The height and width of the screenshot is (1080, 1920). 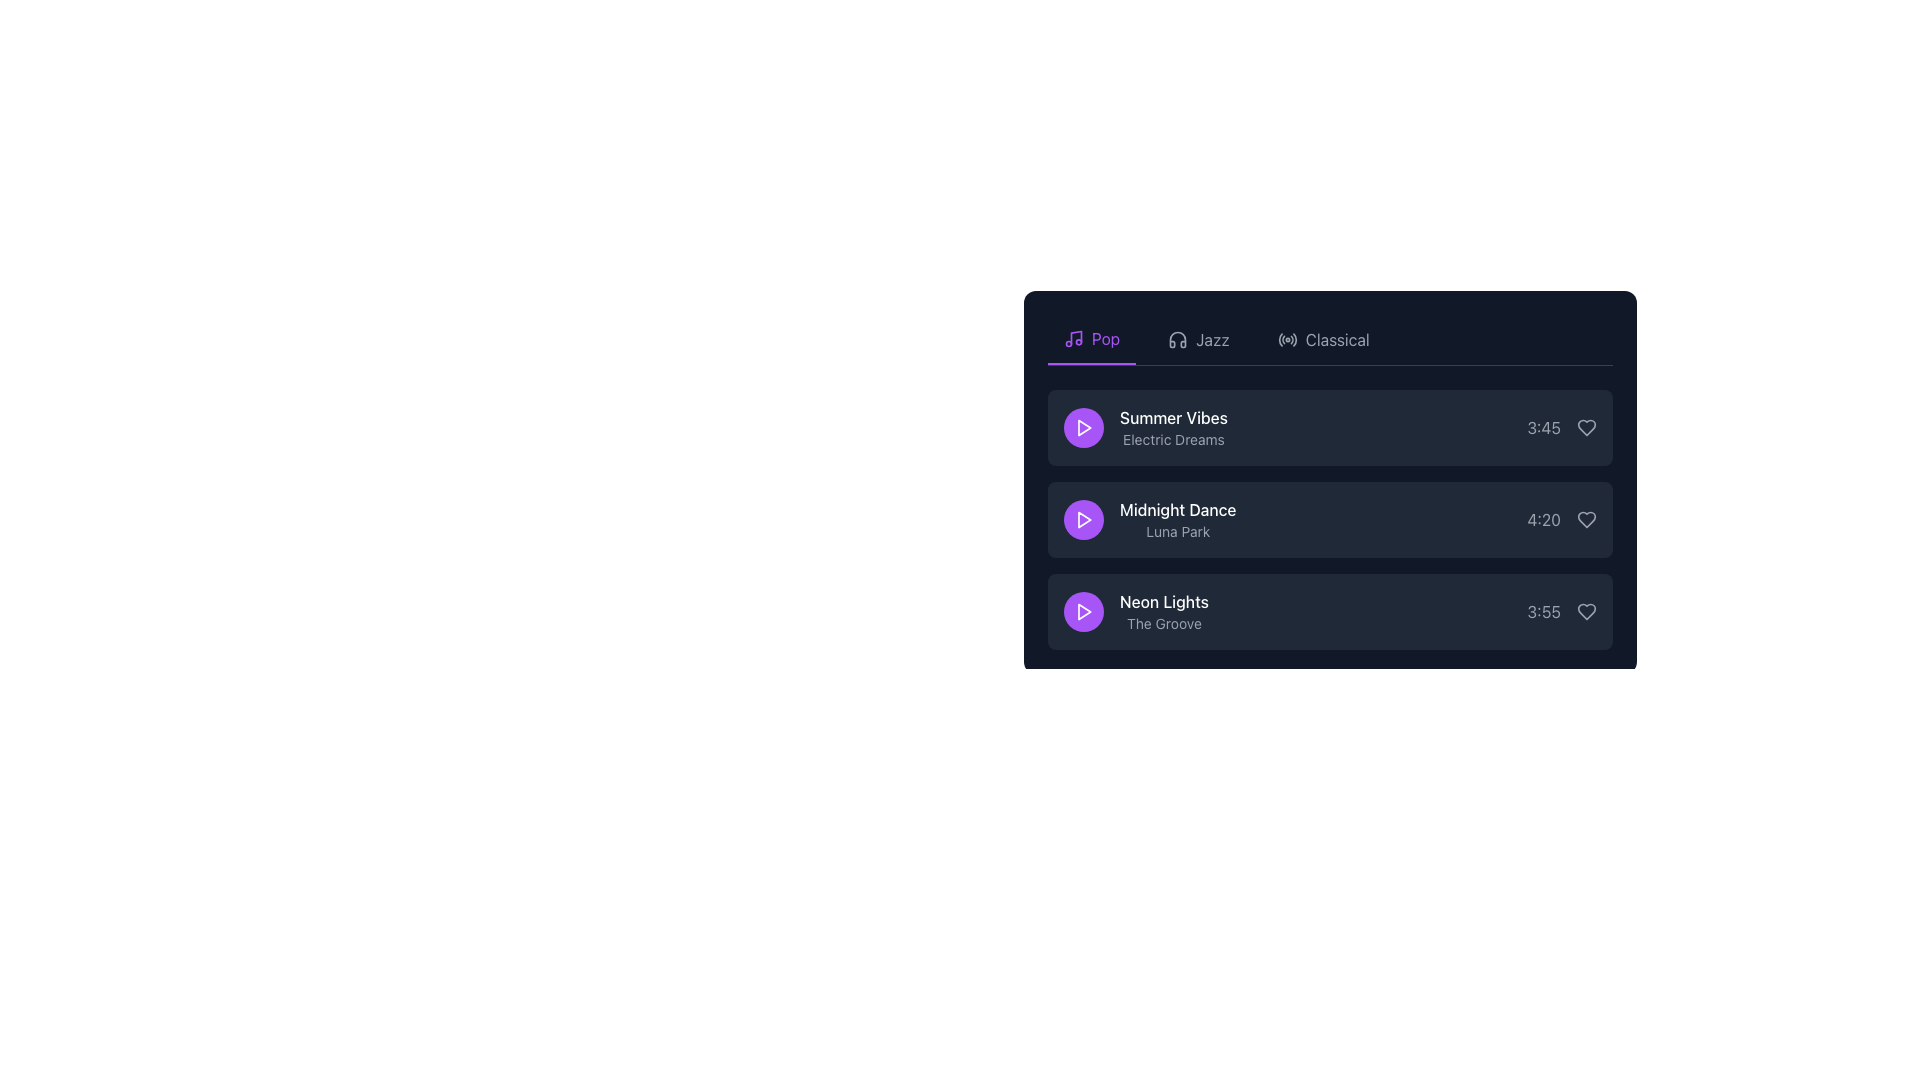 I want to click on the circular play button on the 'Summer Vibes' list item, so click(x=1330, y=427).